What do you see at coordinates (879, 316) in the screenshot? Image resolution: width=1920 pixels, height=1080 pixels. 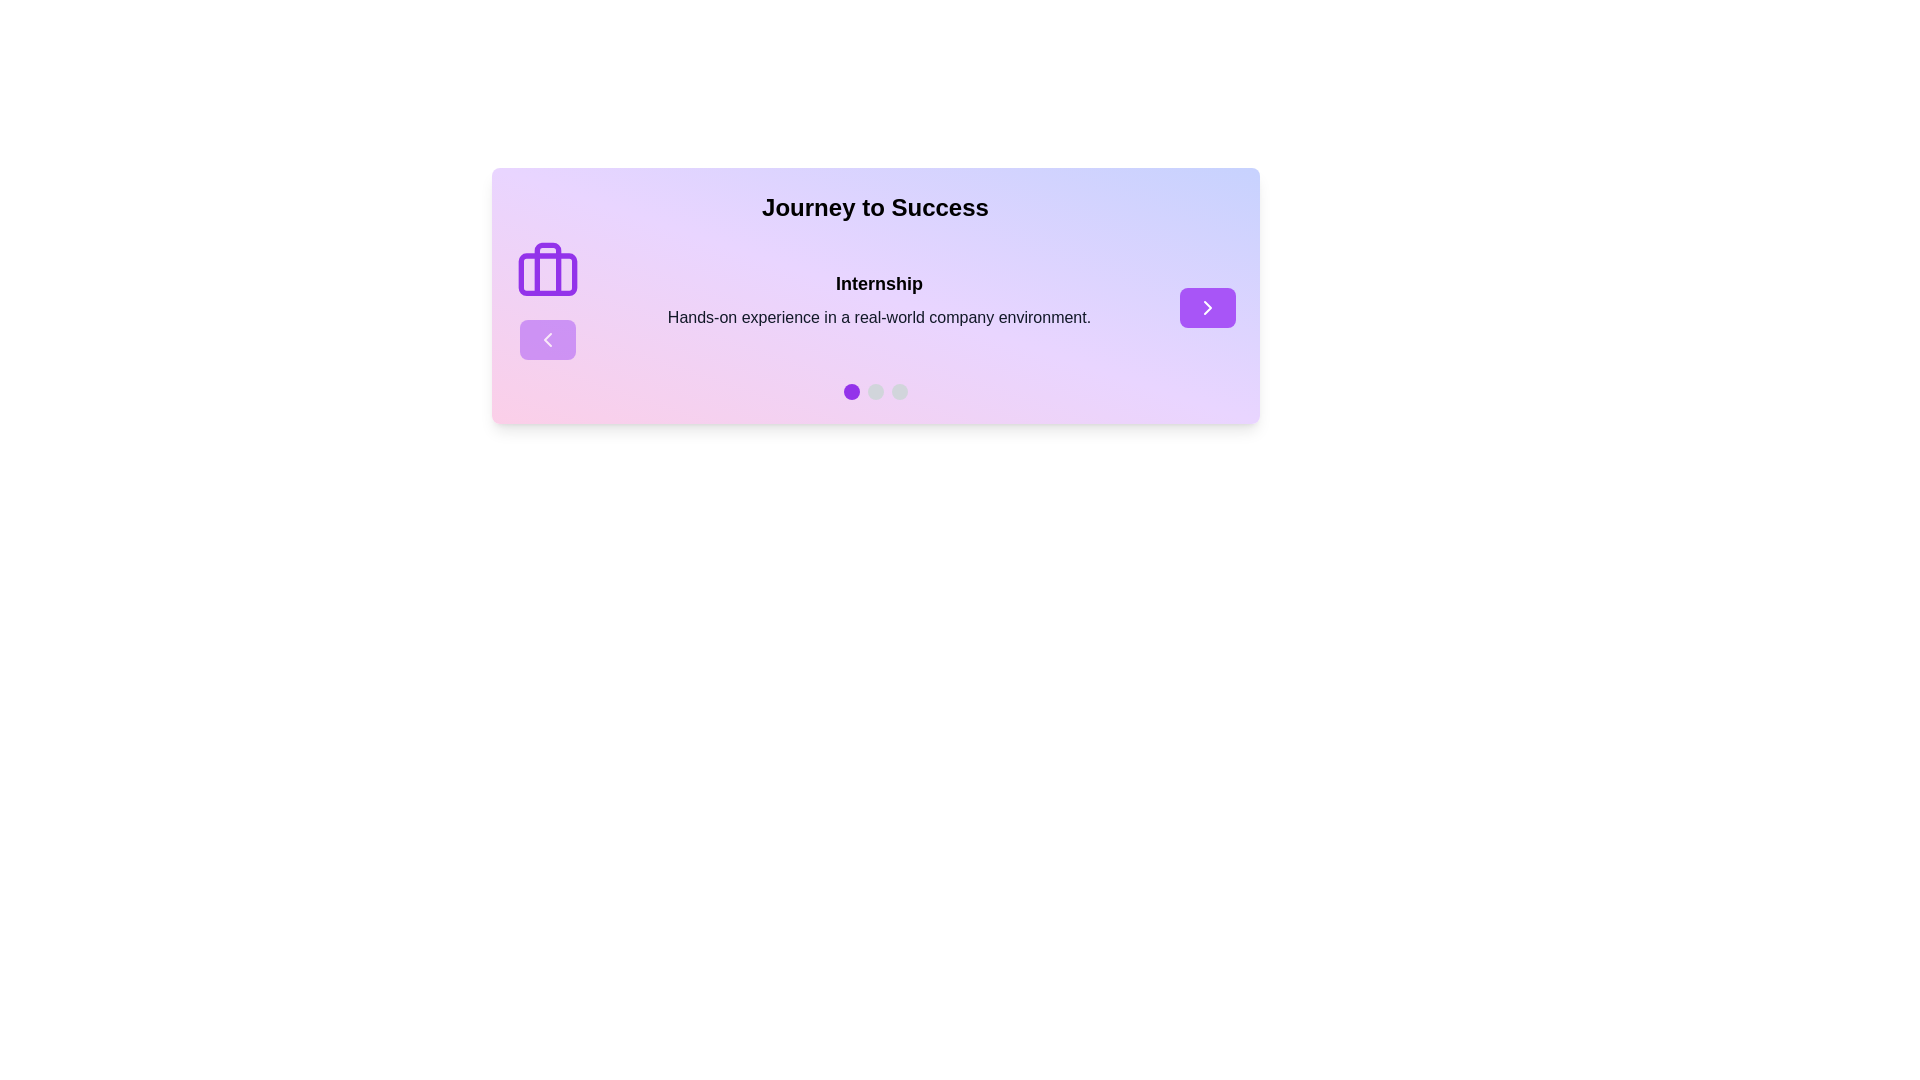 I see `the informational text element located beneath the 'Internship' heading, which provides additional details about the title` at bounding box center [879, 316].